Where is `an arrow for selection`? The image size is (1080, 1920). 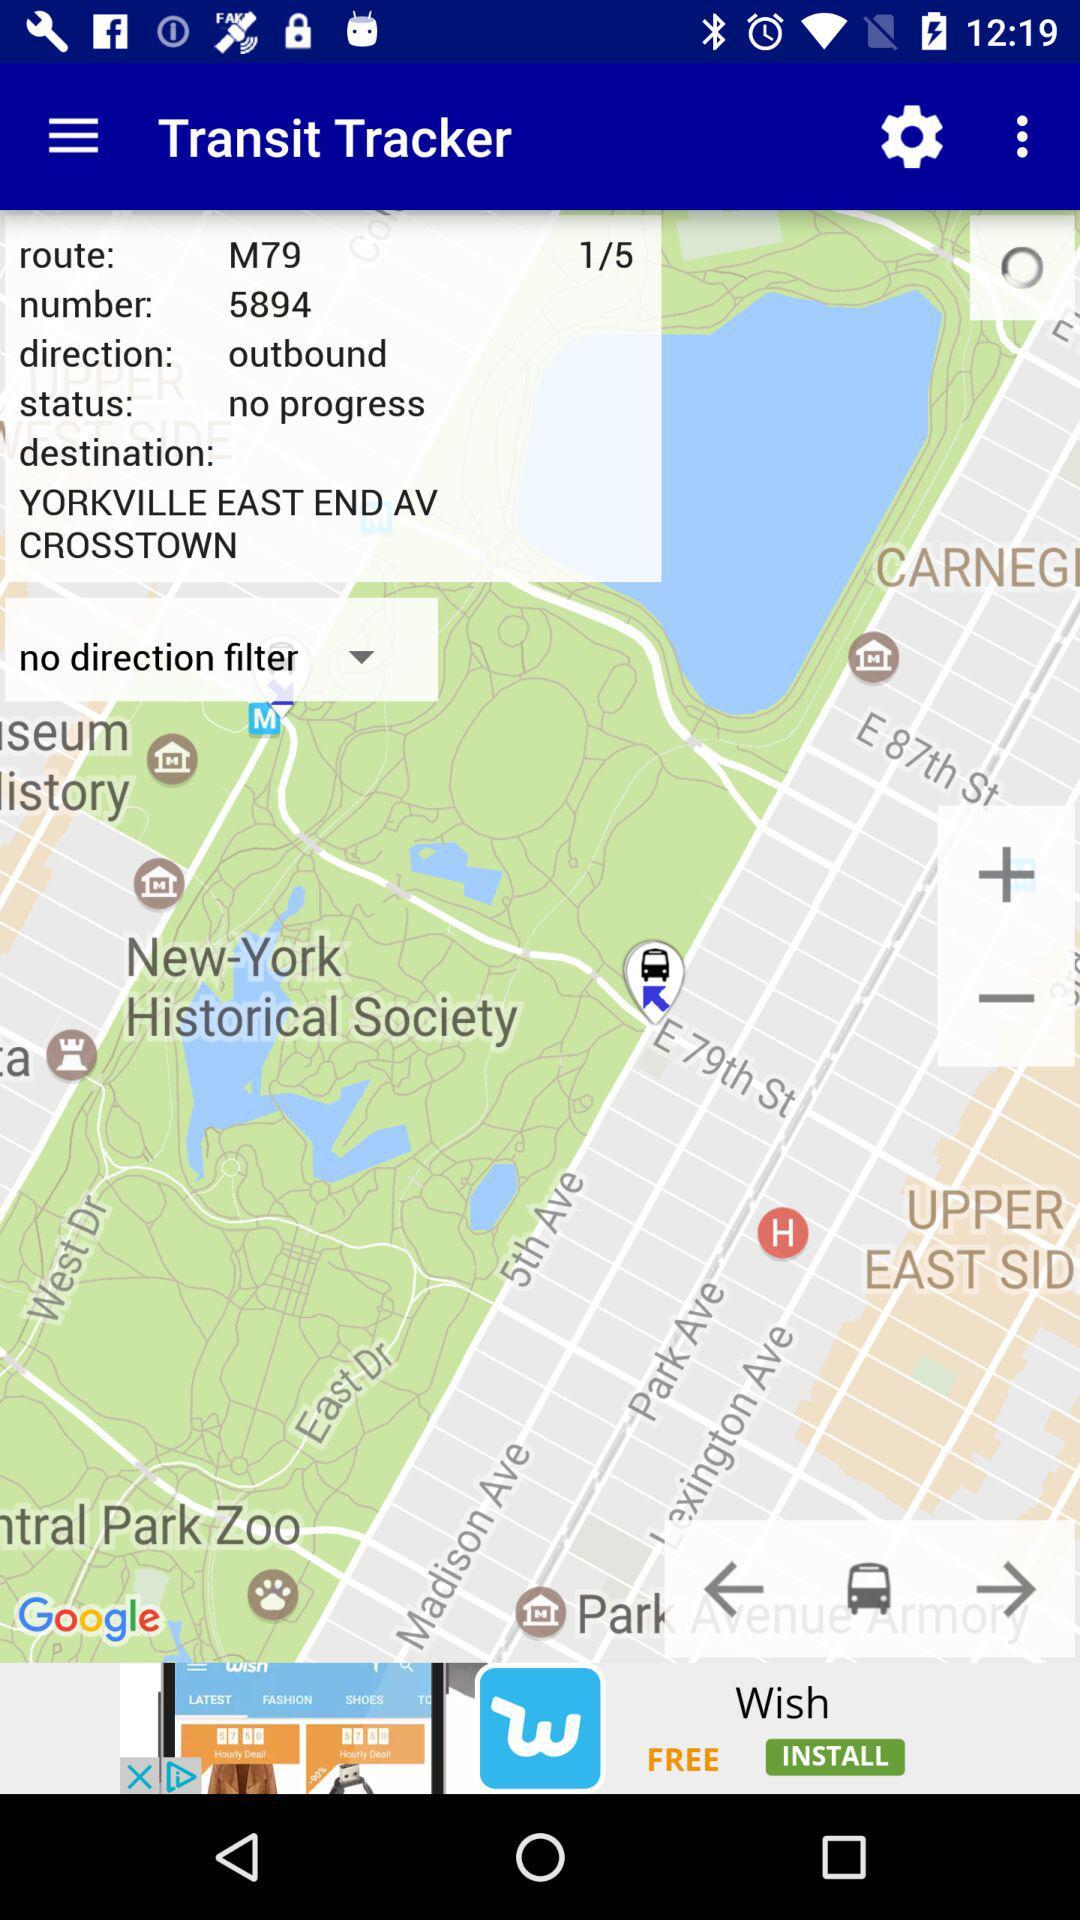 an arrow for selection is located at coordinates (733, 1587).